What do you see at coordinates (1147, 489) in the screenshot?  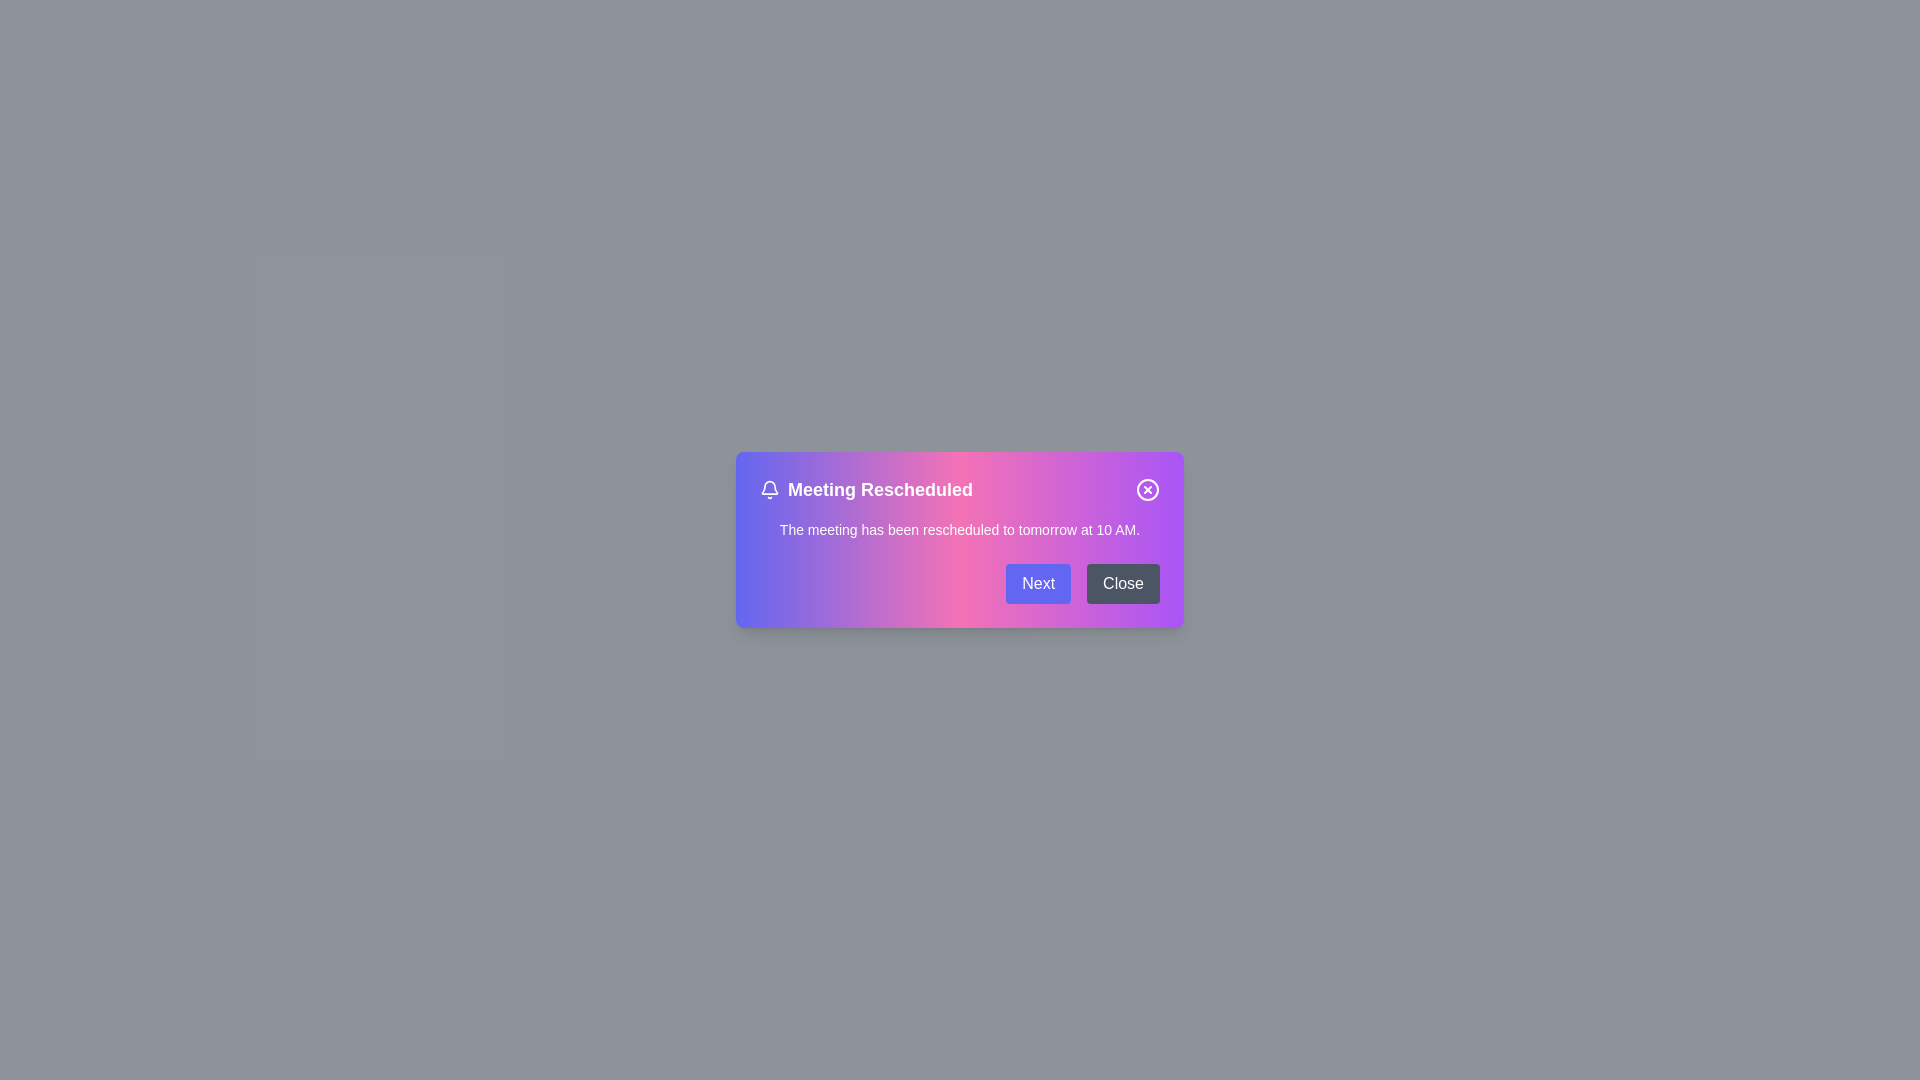 I see `the 'X' button to dismiss the dialog` at bounding box center [1147, 489].